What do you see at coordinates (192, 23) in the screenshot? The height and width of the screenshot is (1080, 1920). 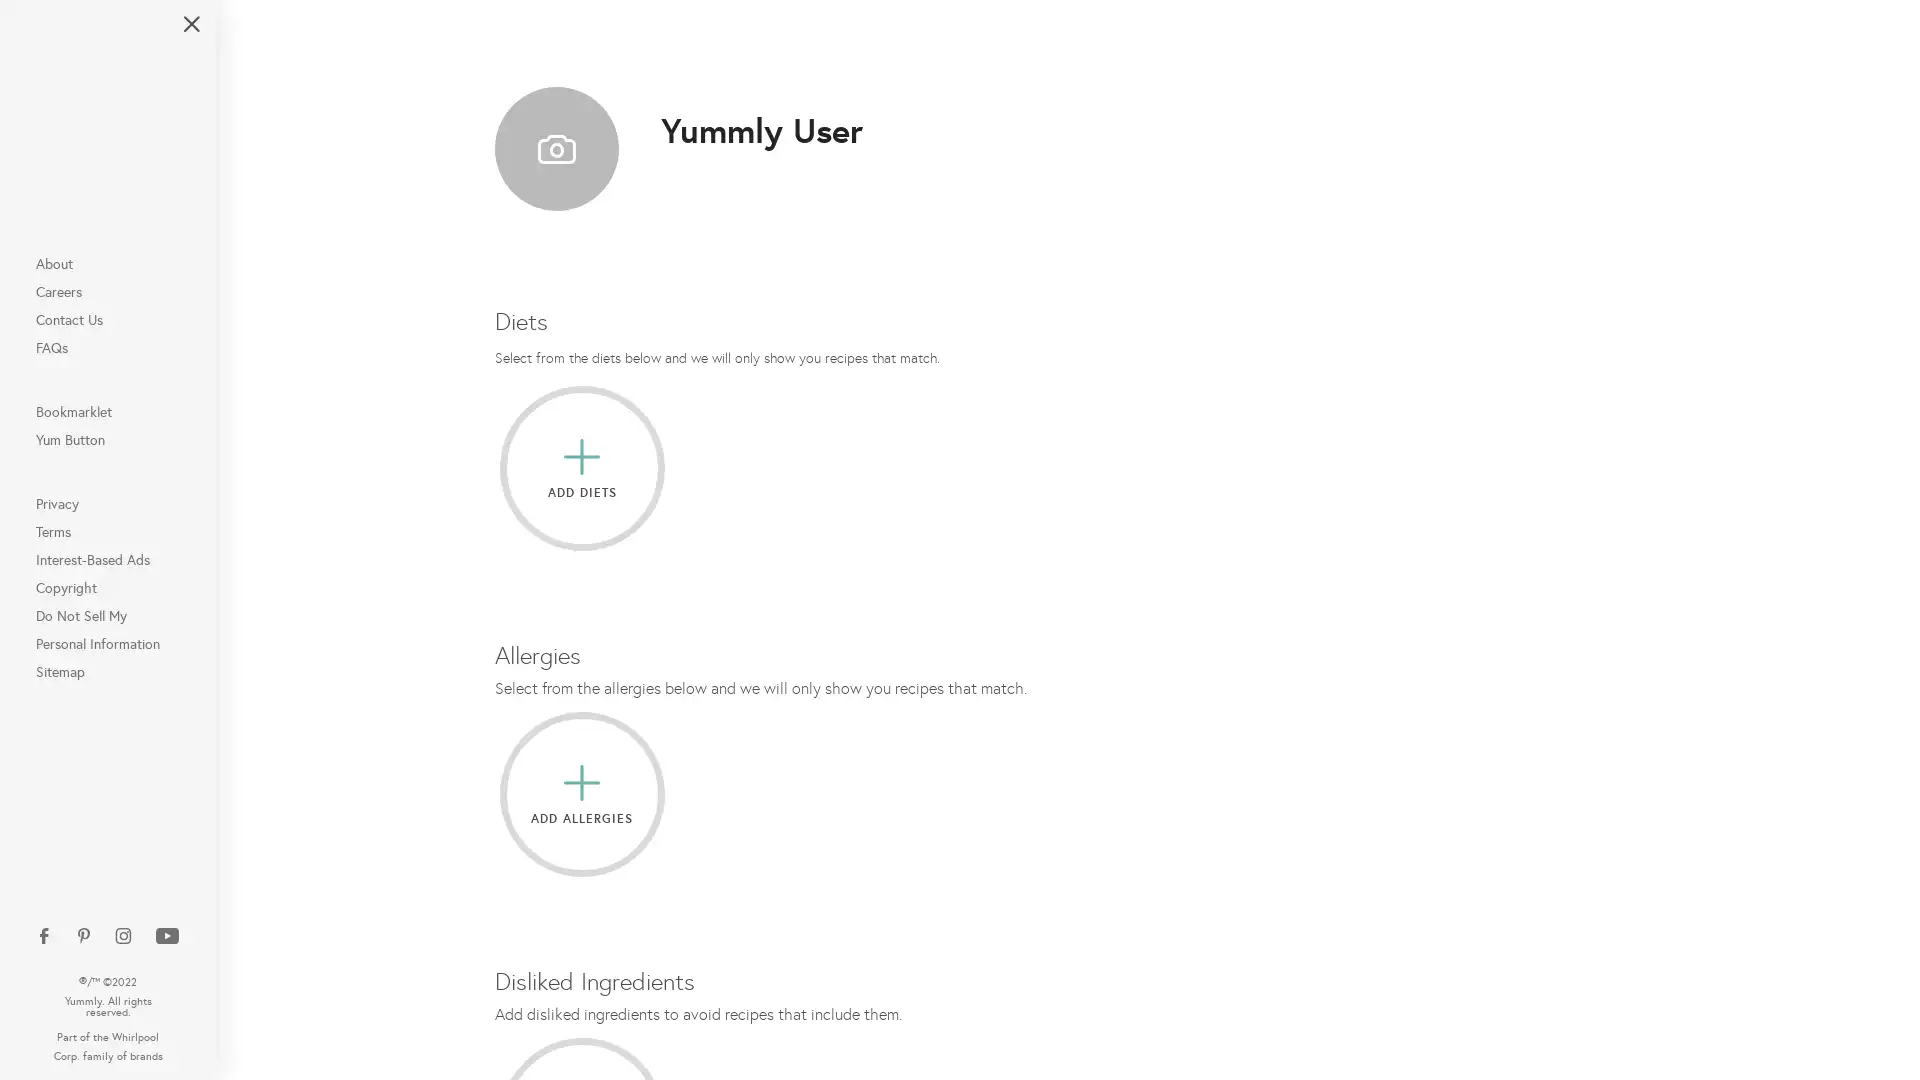 I see `Close Navigation` at bounding box center [192, 23].